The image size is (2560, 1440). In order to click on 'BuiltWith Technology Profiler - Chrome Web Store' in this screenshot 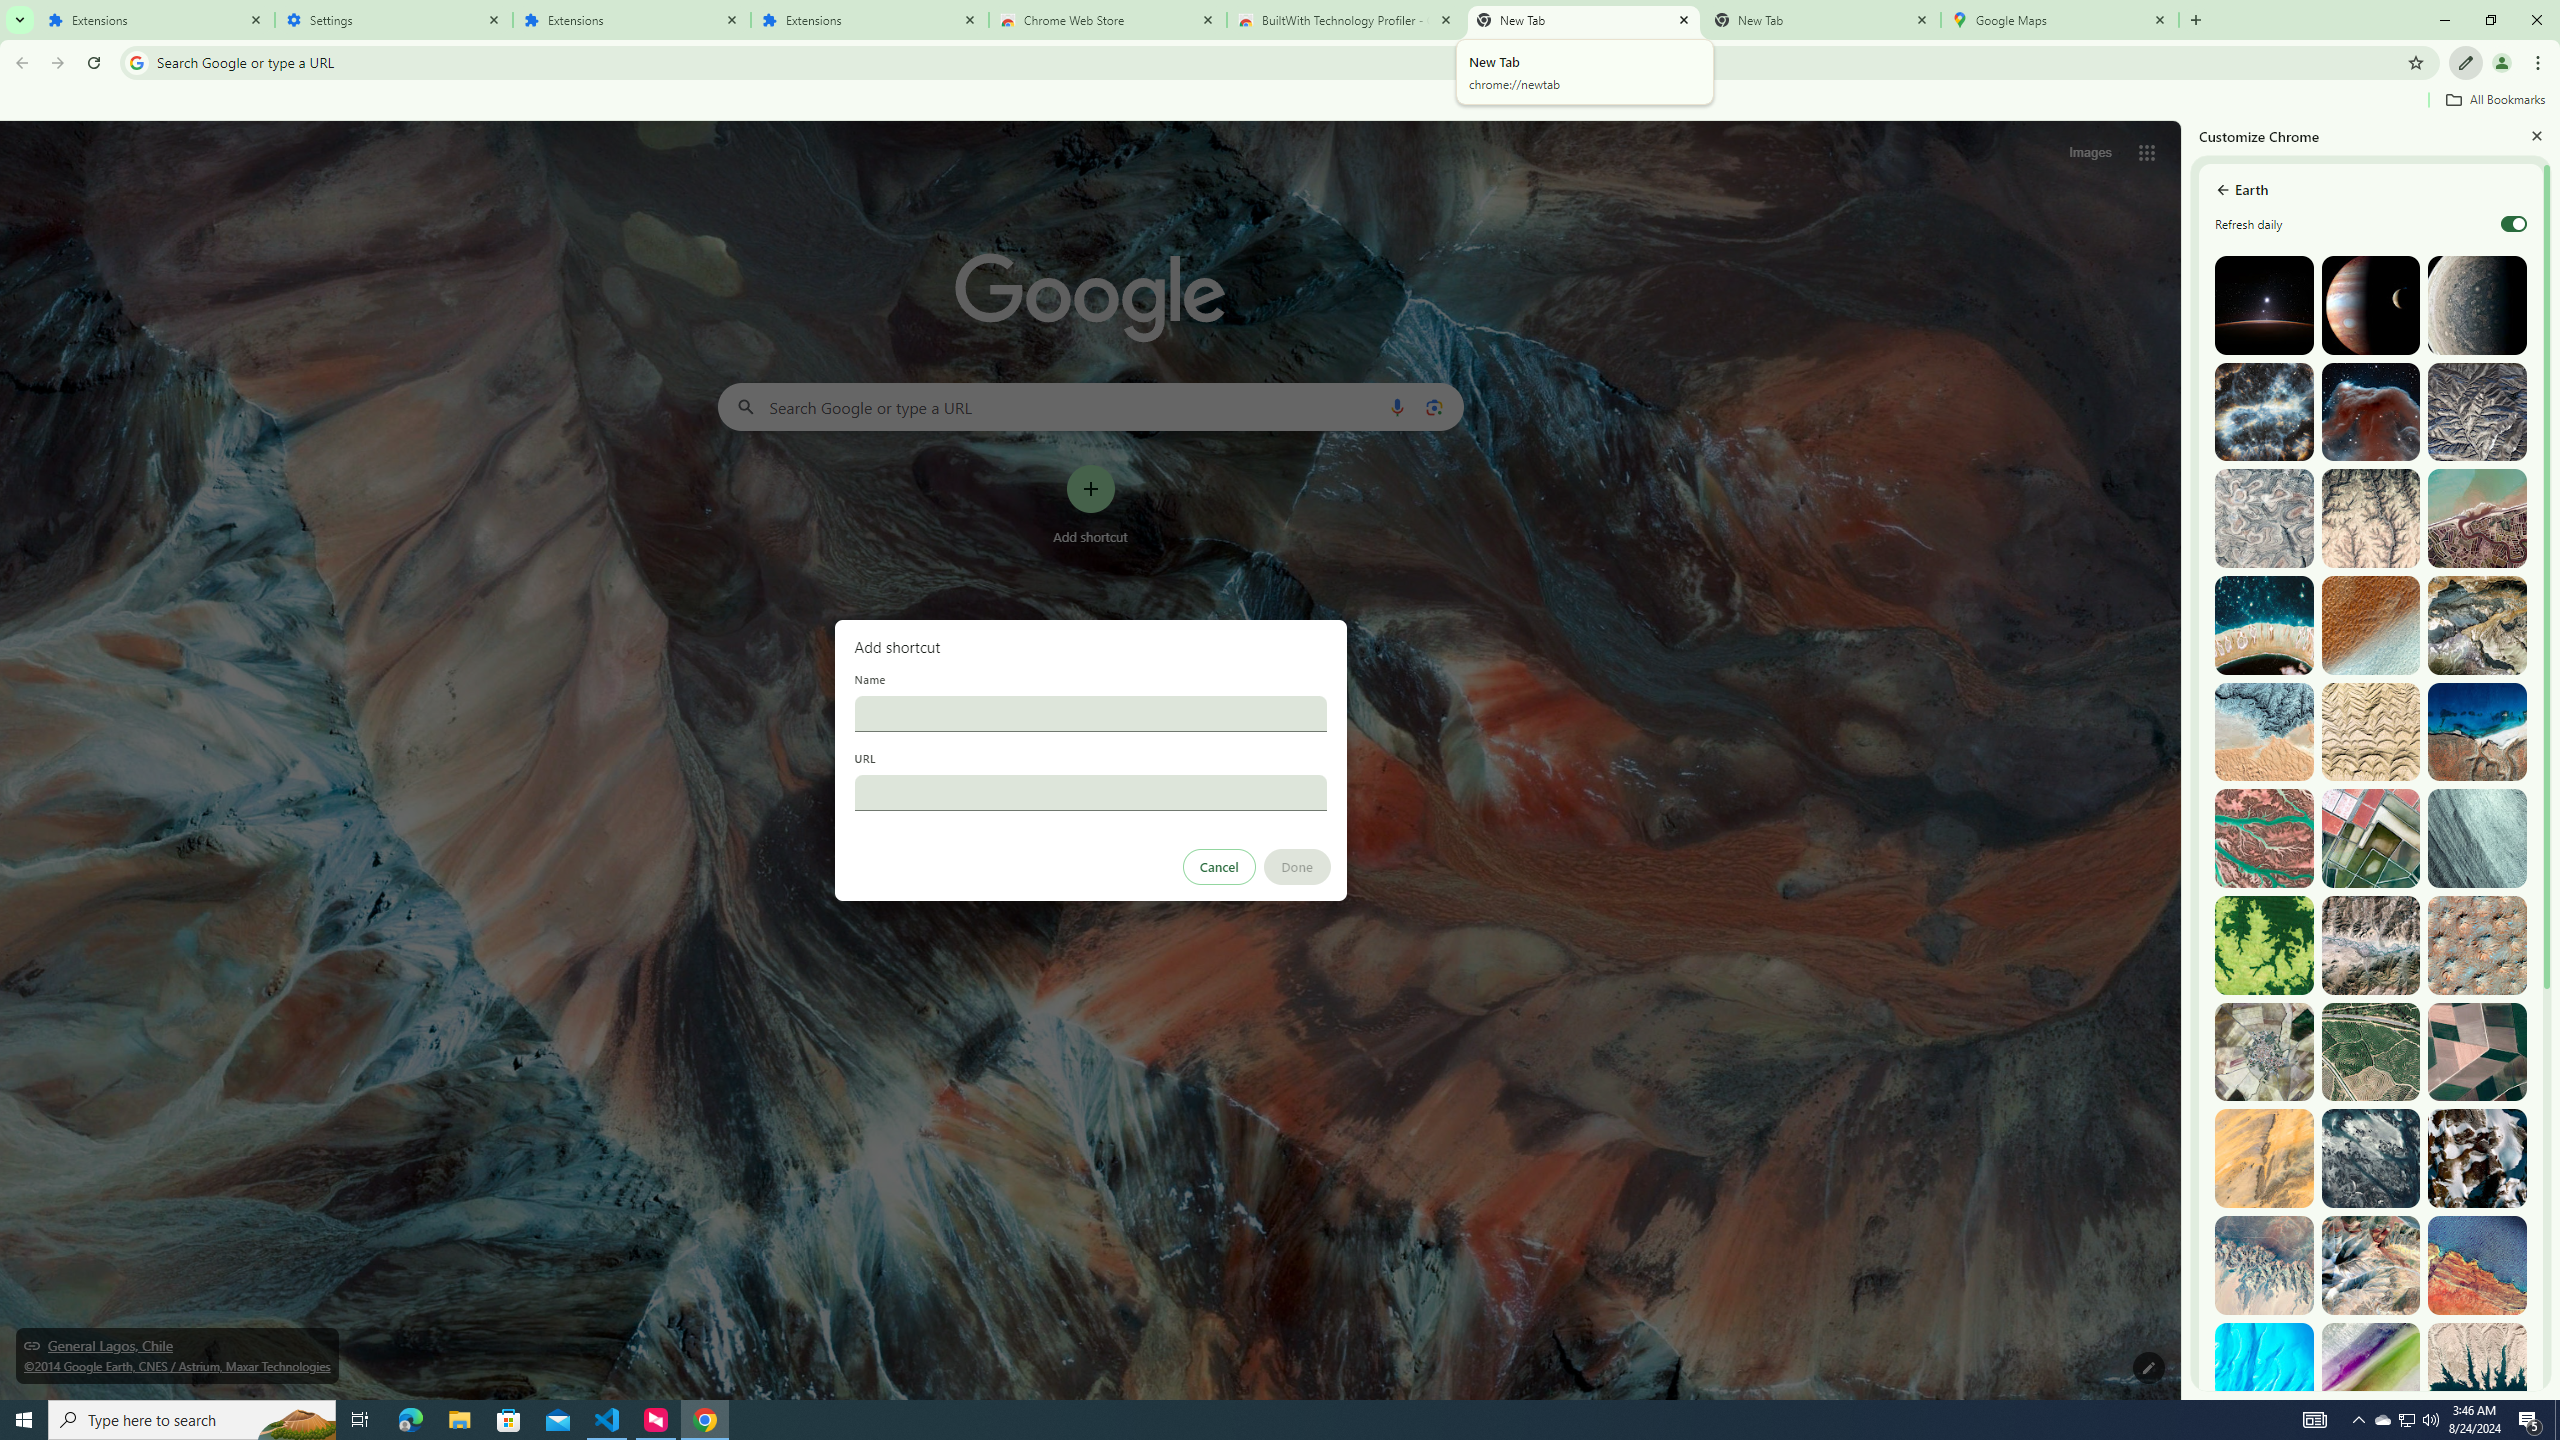, I will do `click(1345, 19)`.